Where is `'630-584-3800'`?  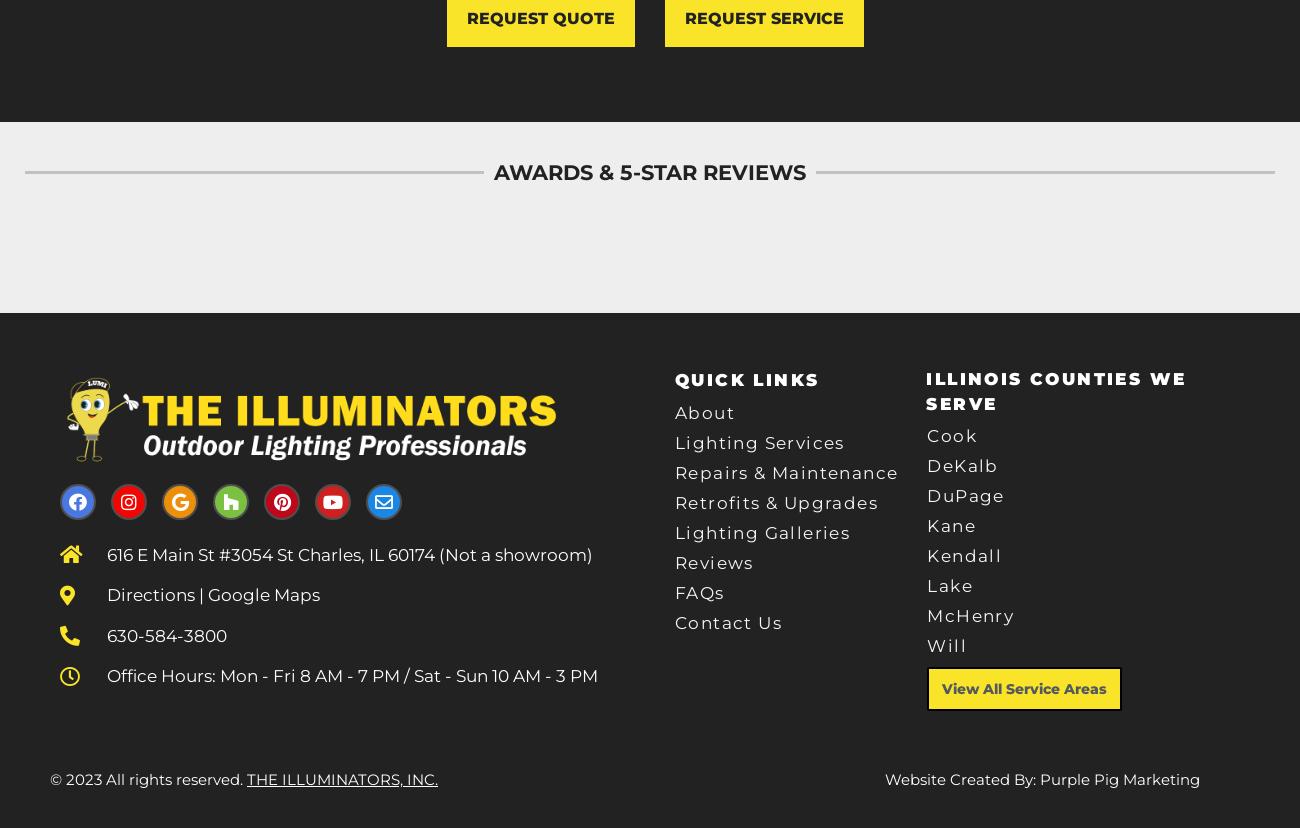
'630-584-3800' is located at coordinates (167, 634).